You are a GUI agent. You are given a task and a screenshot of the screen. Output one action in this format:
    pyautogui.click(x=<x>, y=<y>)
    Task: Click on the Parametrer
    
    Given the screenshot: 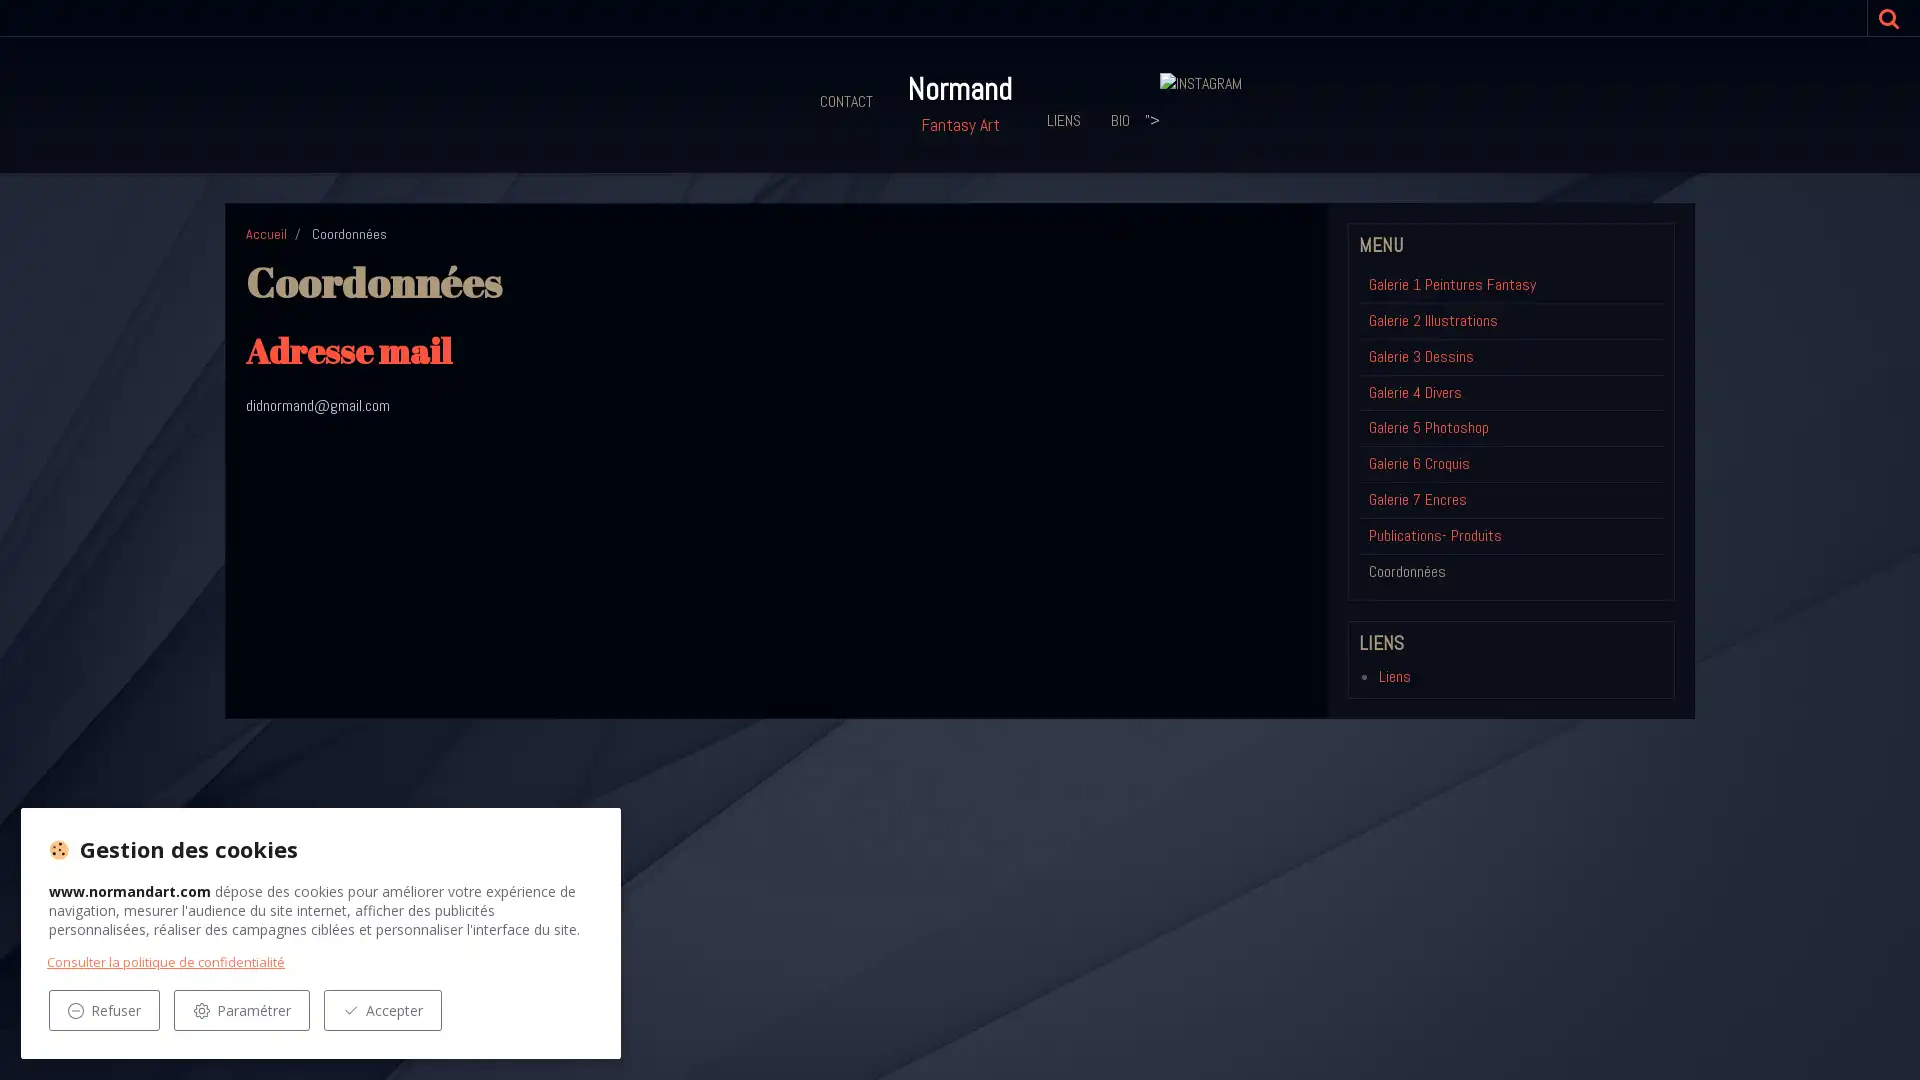 What is the action you would take?
    pyautogui.click(x=240, y=1010)
    